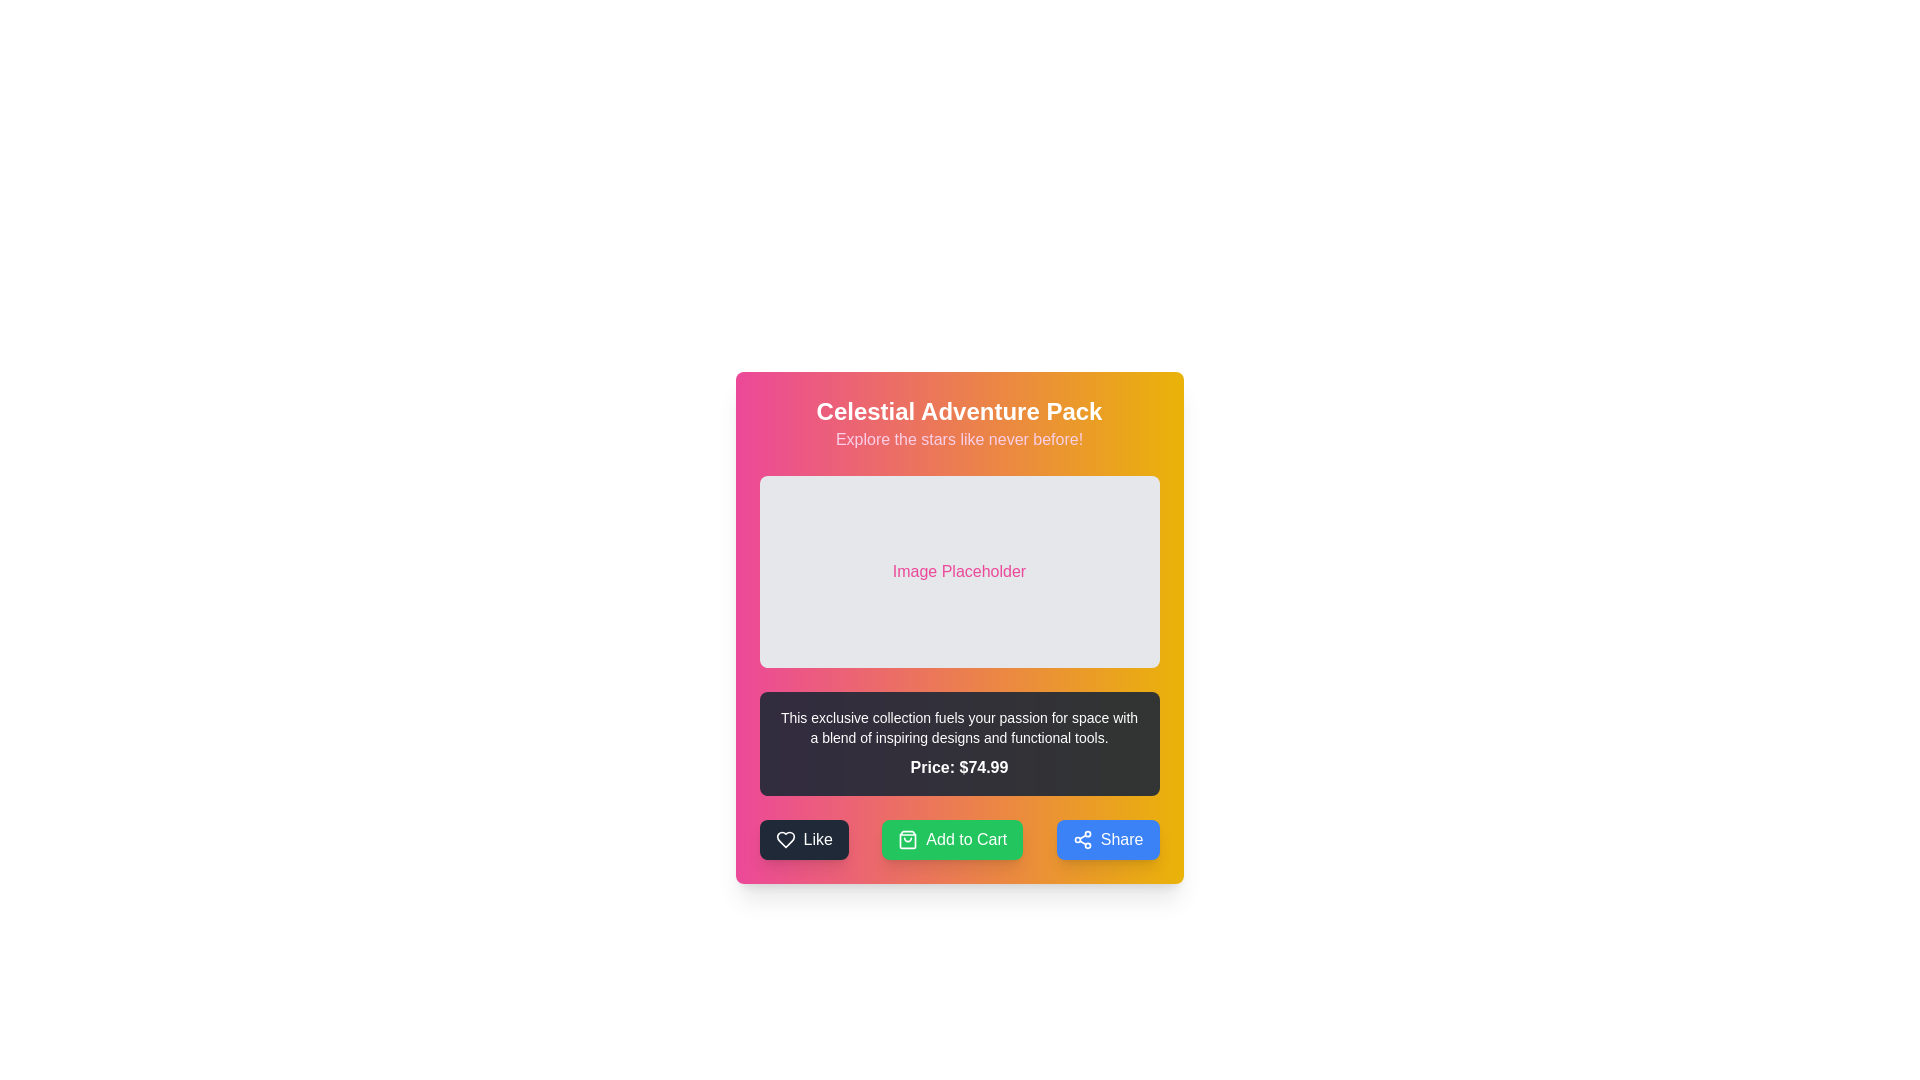 The width and height of the screenshot is (1920, 1080). Describe the element at coordinates (784, 840) in the screenshot. I see `on the heart-shaped icon within the dark rectangular button labeled 'Like' at the bottom left of the card interface` at that location.